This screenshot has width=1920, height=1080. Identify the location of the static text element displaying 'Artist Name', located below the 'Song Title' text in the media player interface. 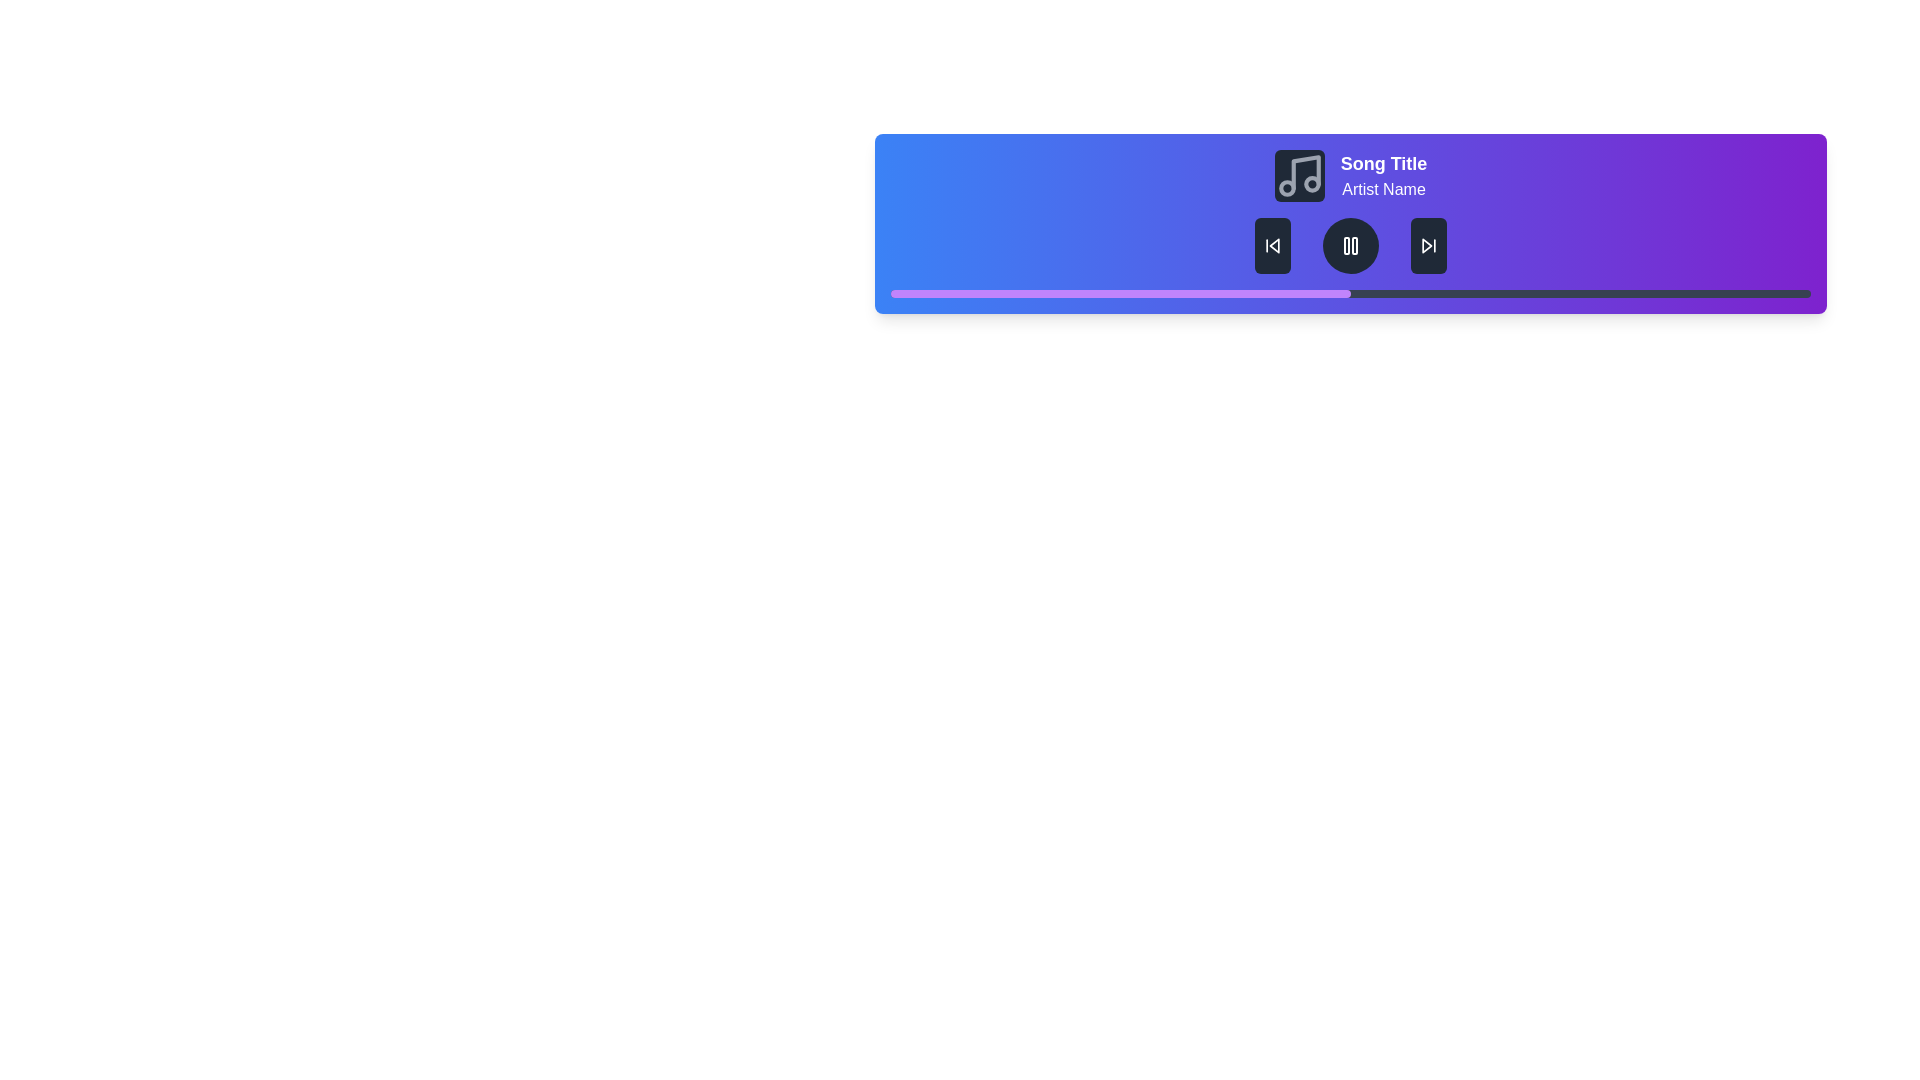
(1382, 189).